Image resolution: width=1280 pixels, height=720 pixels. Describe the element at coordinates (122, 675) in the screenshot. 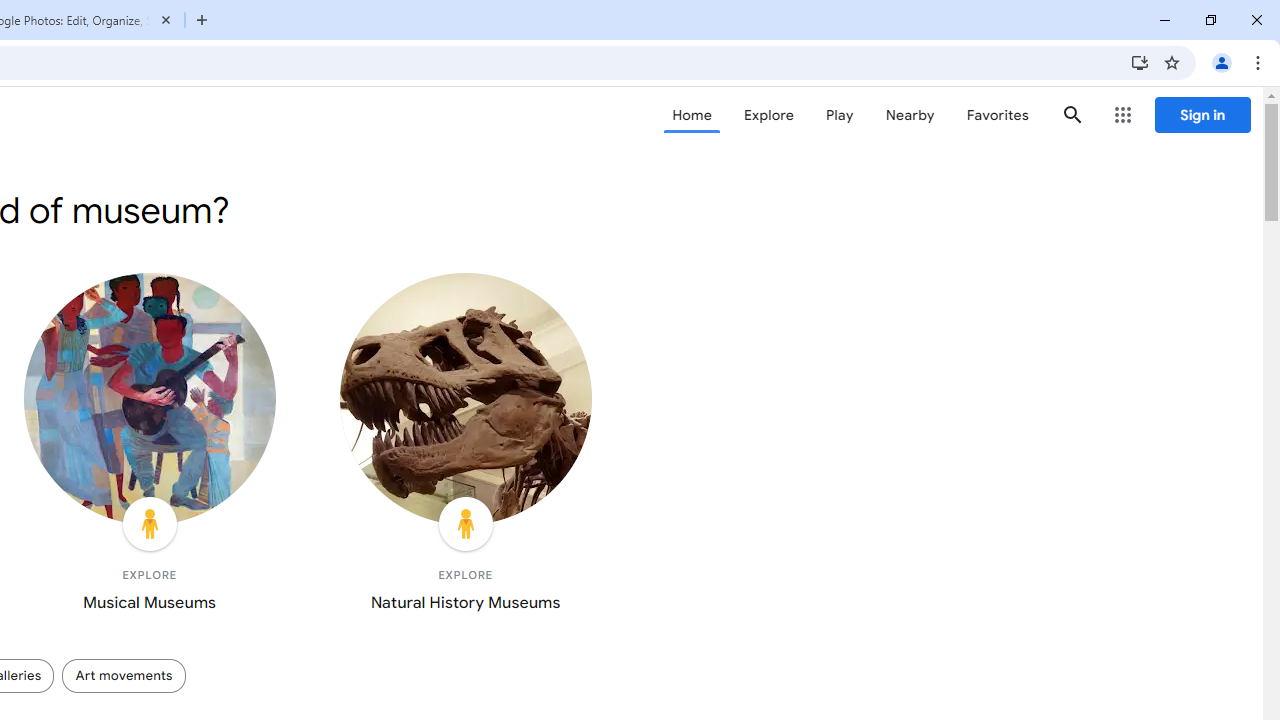

I see `'Art movements'` at that location.